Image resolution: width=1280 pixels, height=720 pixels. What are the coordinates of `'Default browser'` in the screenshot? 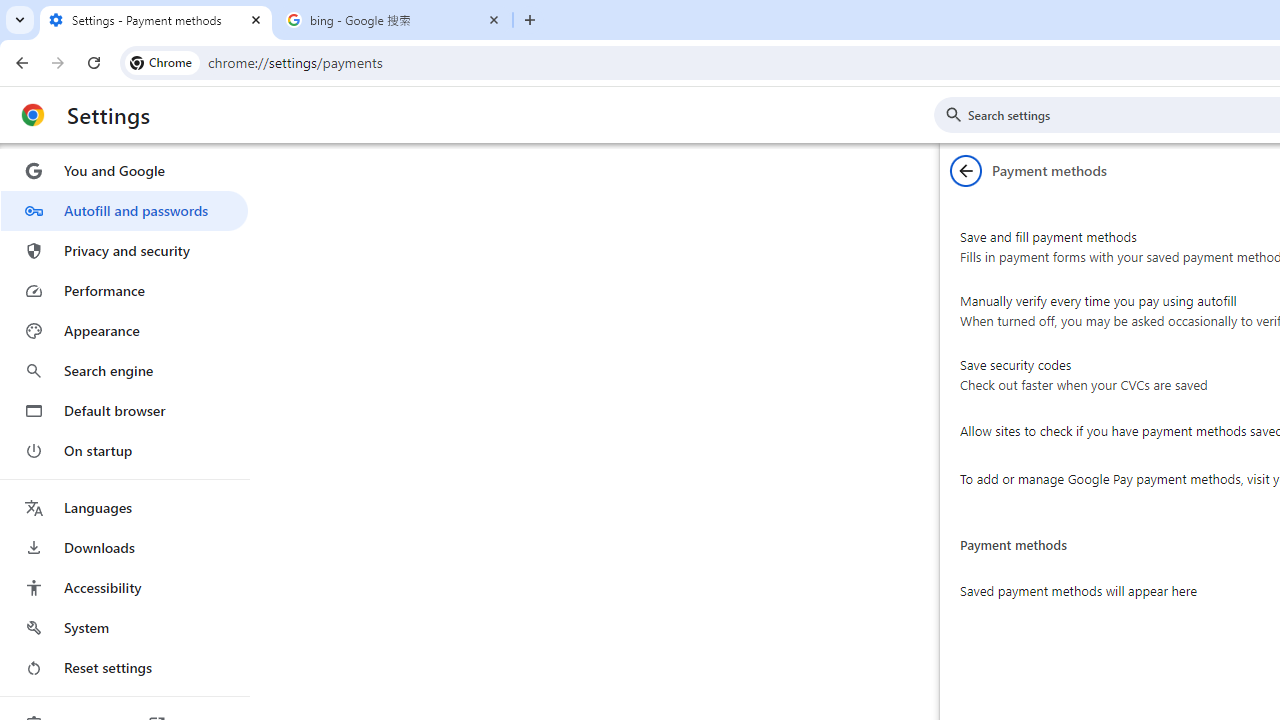 It's located at (123, 410).